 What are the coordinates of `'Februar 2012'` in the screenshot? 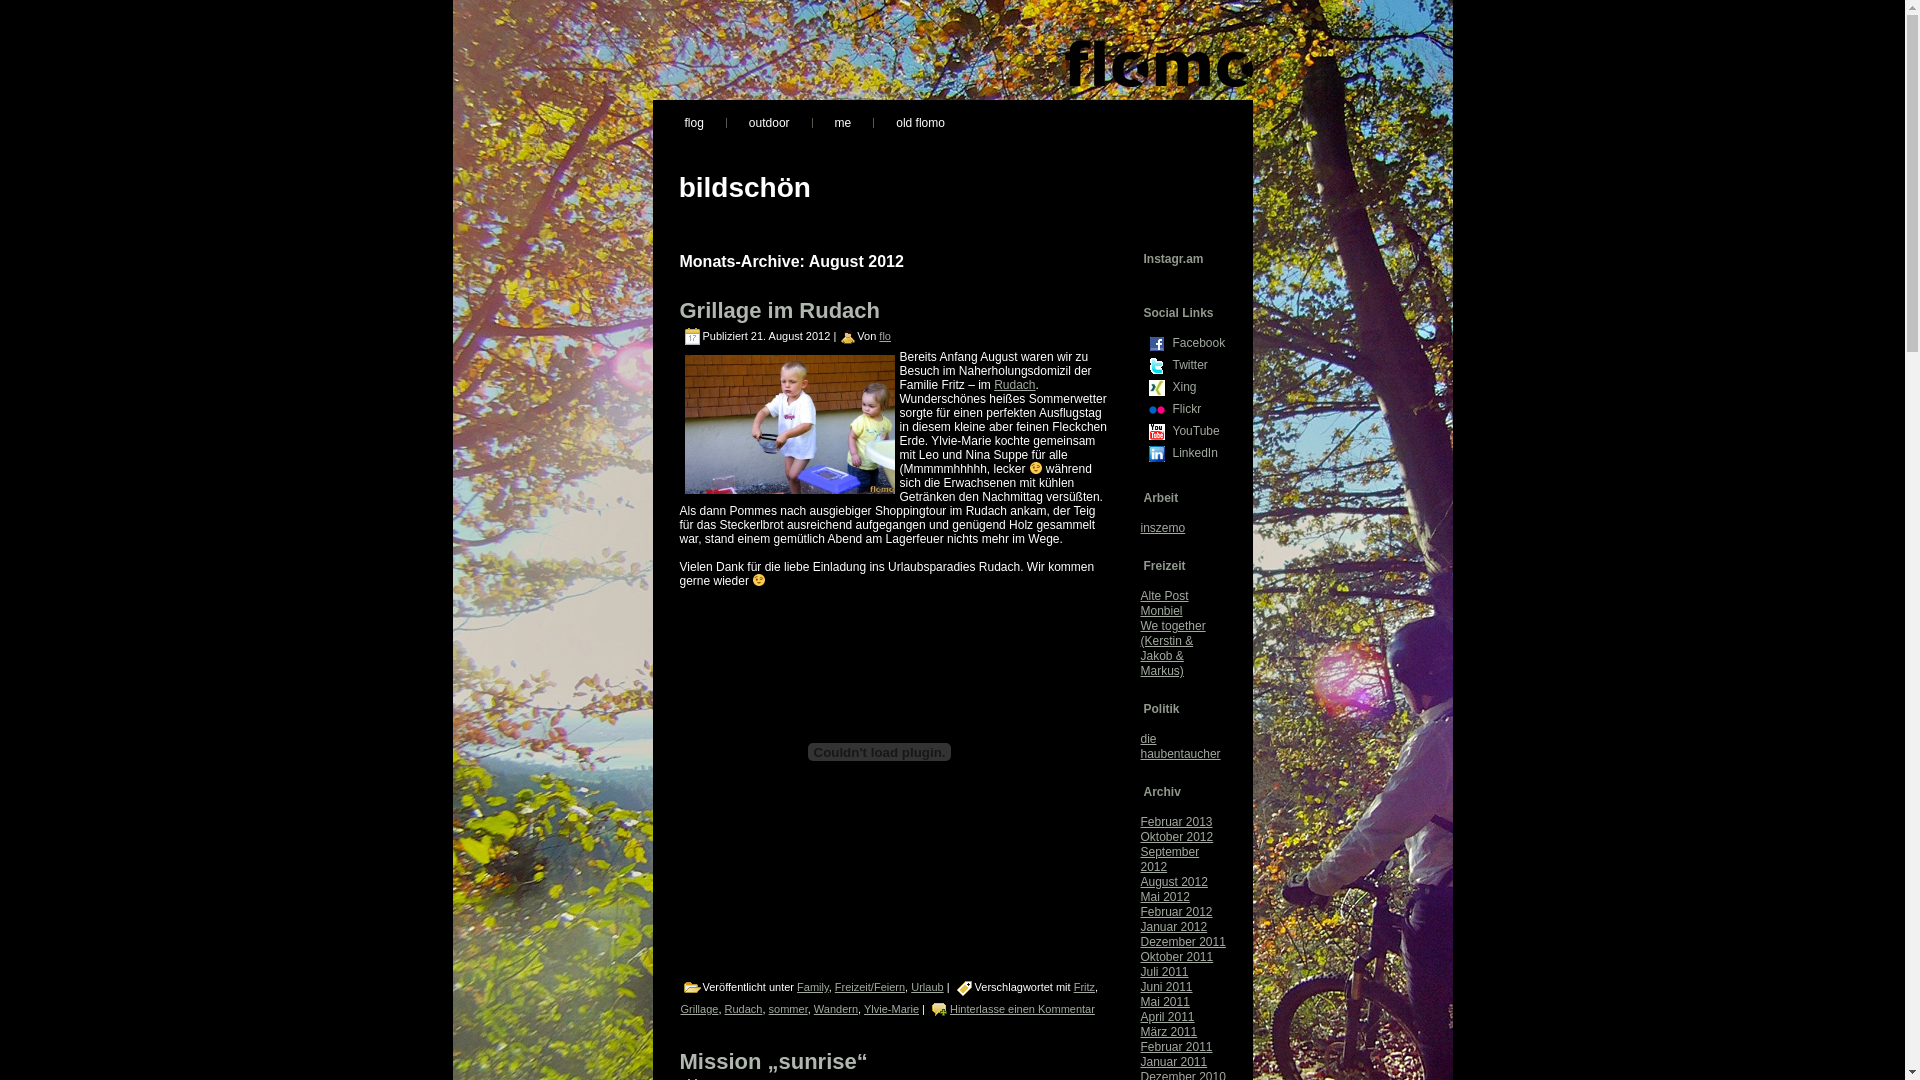 It's located at (1176, 911).